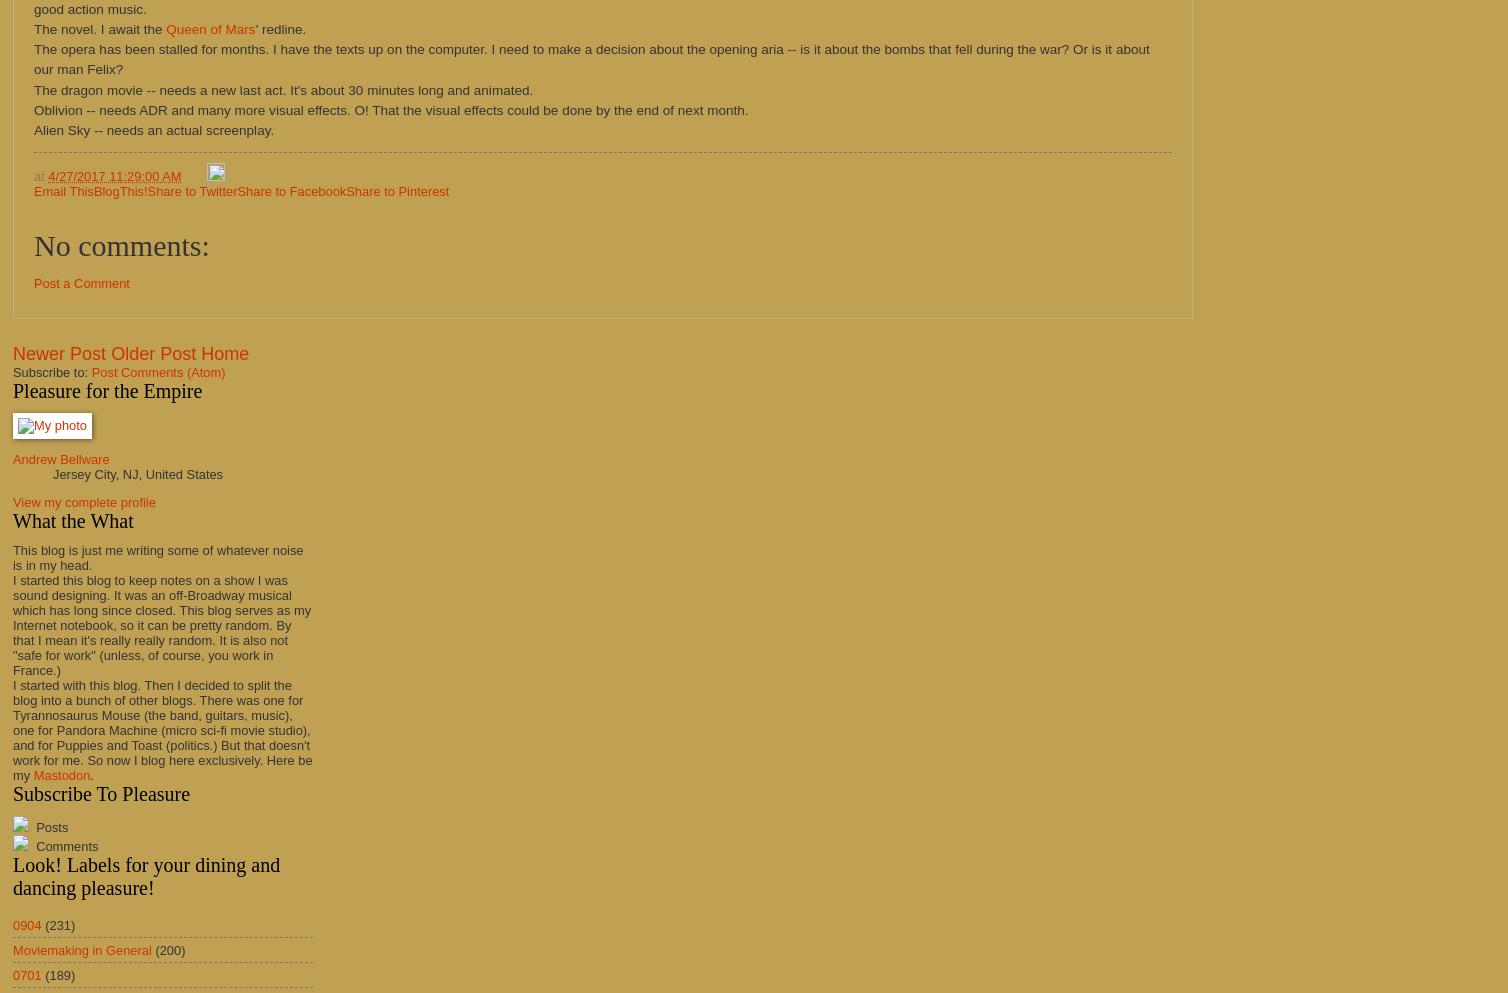 This screenshot has width=1508, height=993. Describe the element at coordinates (52, 473) in the screenshot. I see `'Jersey City, NJ, United States'` at that location.